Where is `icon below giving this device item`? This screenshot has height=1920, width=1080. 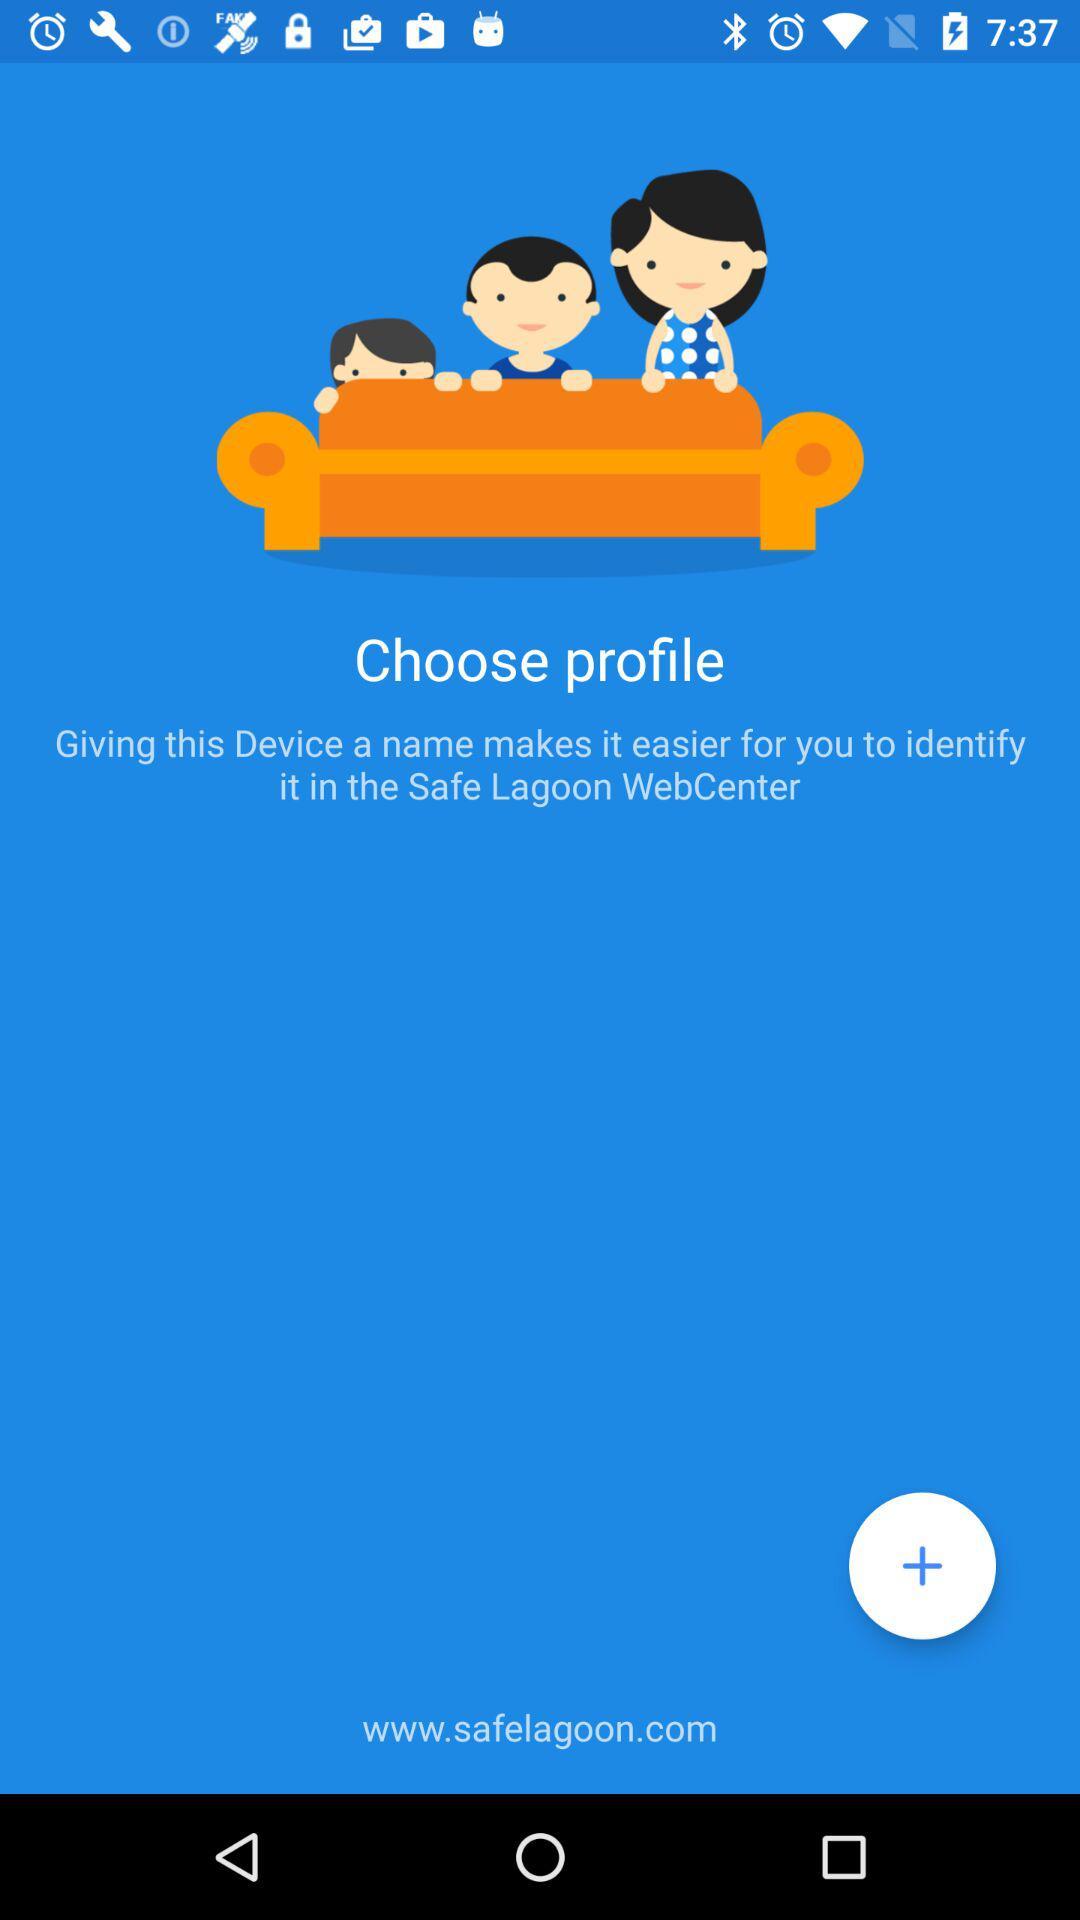
icon below giving this device item is located at coordinates (922, 1564).